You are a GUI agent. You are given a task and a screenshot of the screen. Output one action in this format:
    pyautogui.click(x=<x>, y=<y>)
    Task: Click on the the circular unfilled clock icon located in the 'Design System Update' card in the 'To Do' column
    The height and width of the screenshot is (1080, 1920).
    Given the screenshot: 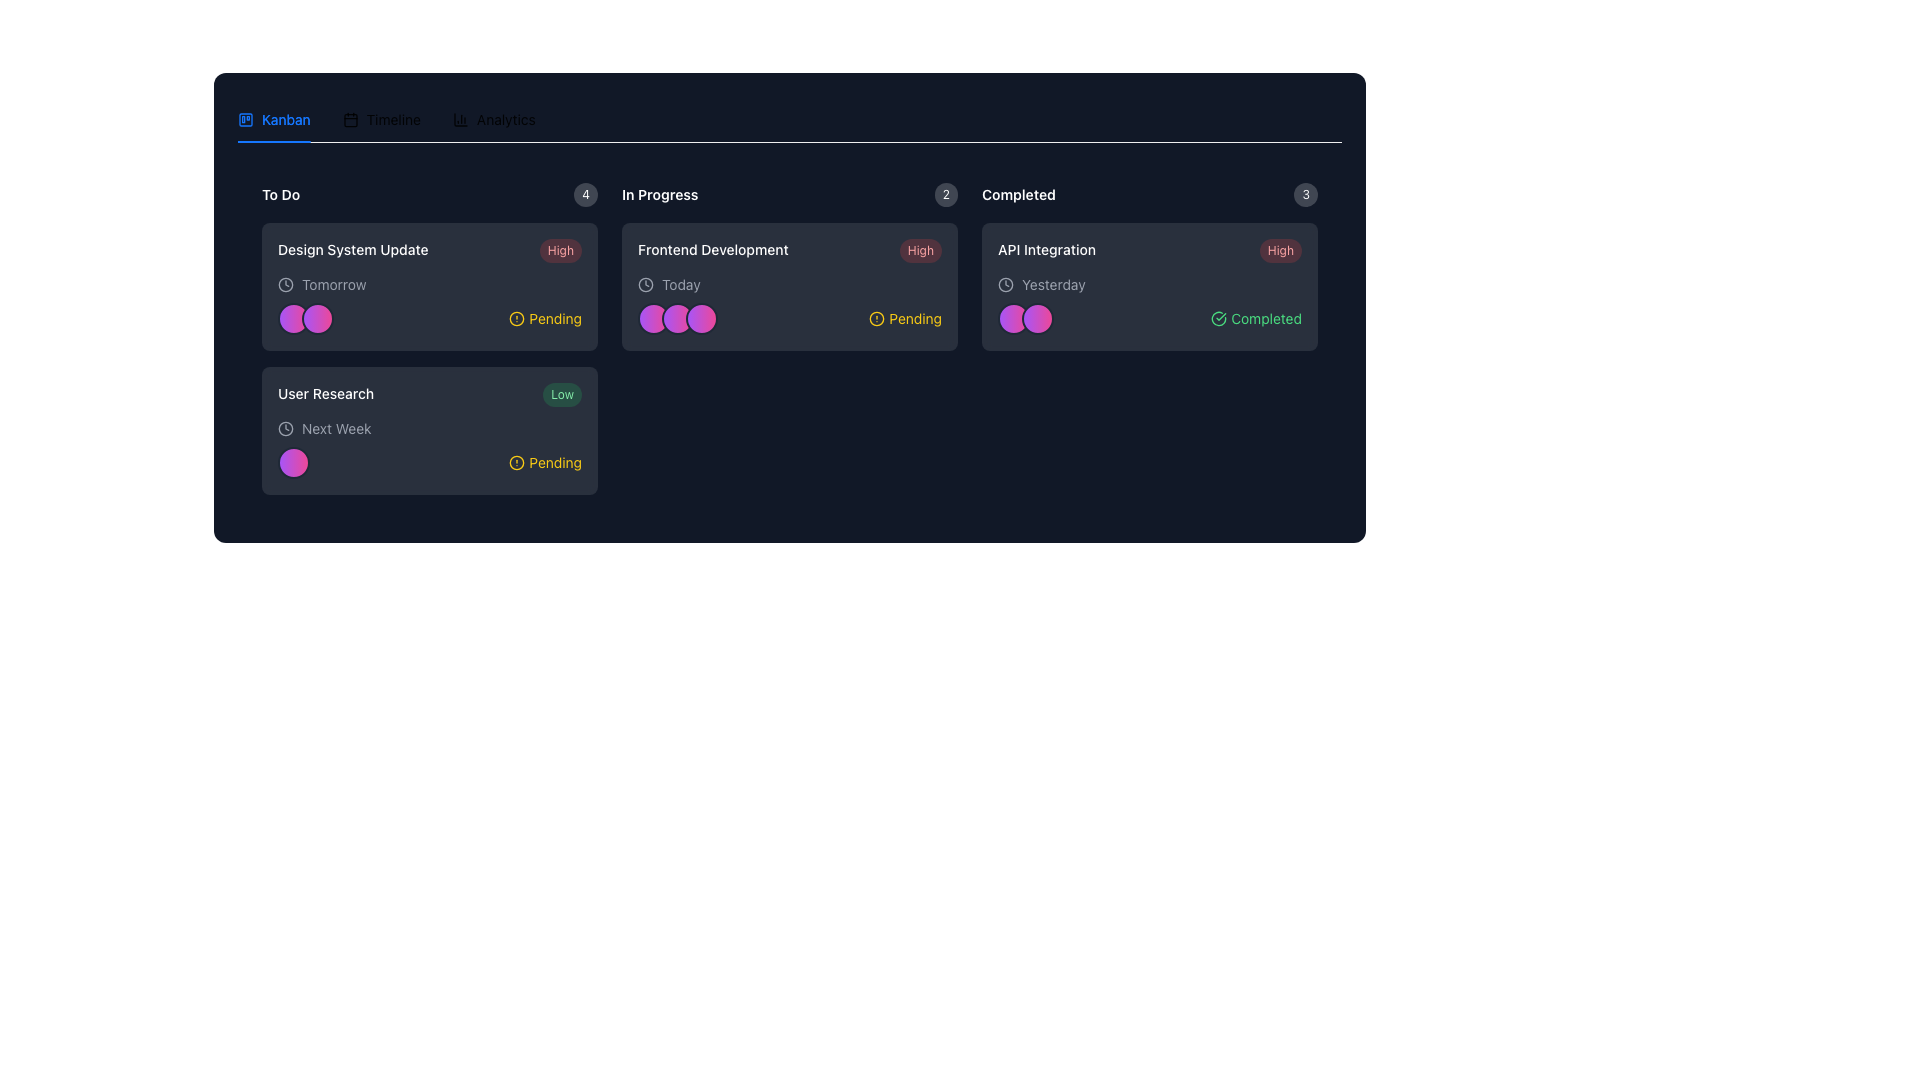 What is the action you would take?
    pyautogui.click(x=285, y=285)
    